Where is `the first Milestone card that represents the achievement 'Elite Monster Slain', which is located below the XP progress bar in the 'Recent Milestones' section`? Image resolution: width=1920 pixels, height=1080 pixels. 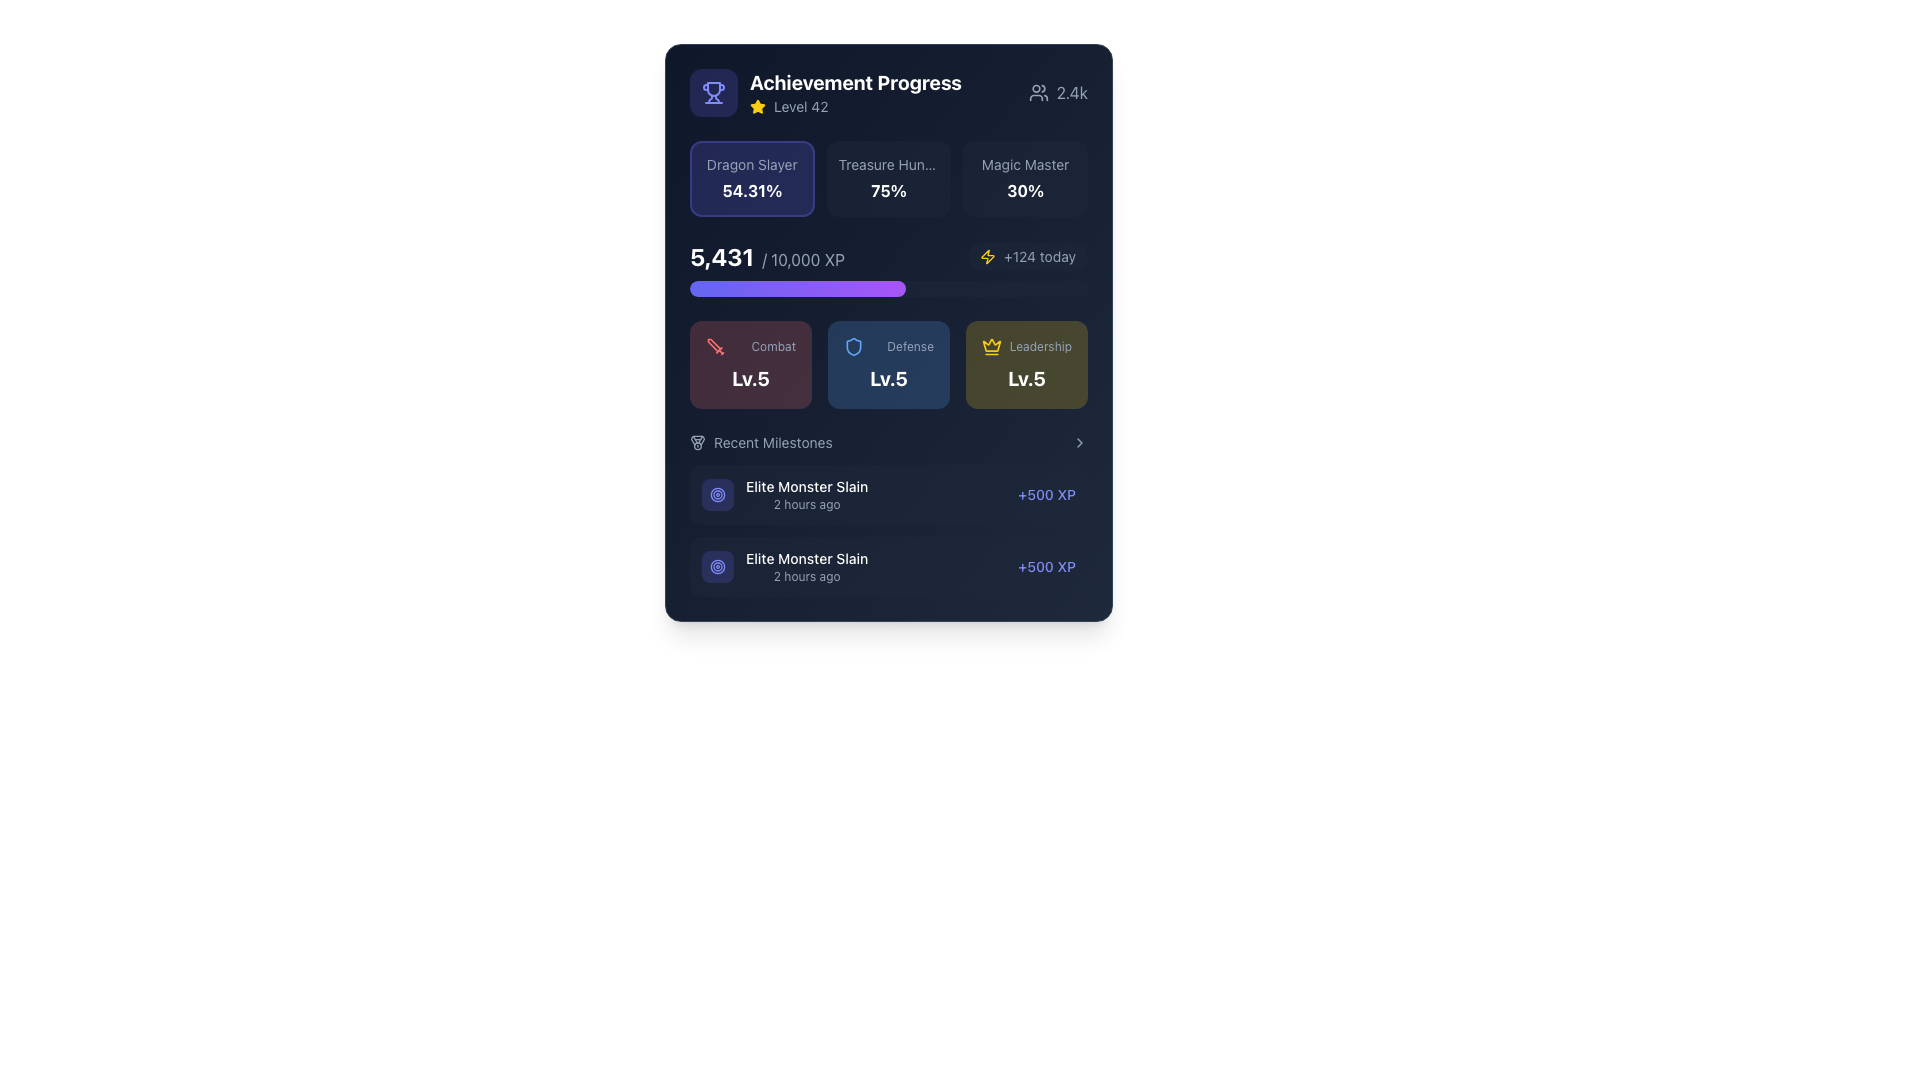 the first Milestone card that represents the achievement 'Elite Monster Slain', which is located below the XP progress bar in the 'Recent Milestones' section is located at coordinates (887, 494).